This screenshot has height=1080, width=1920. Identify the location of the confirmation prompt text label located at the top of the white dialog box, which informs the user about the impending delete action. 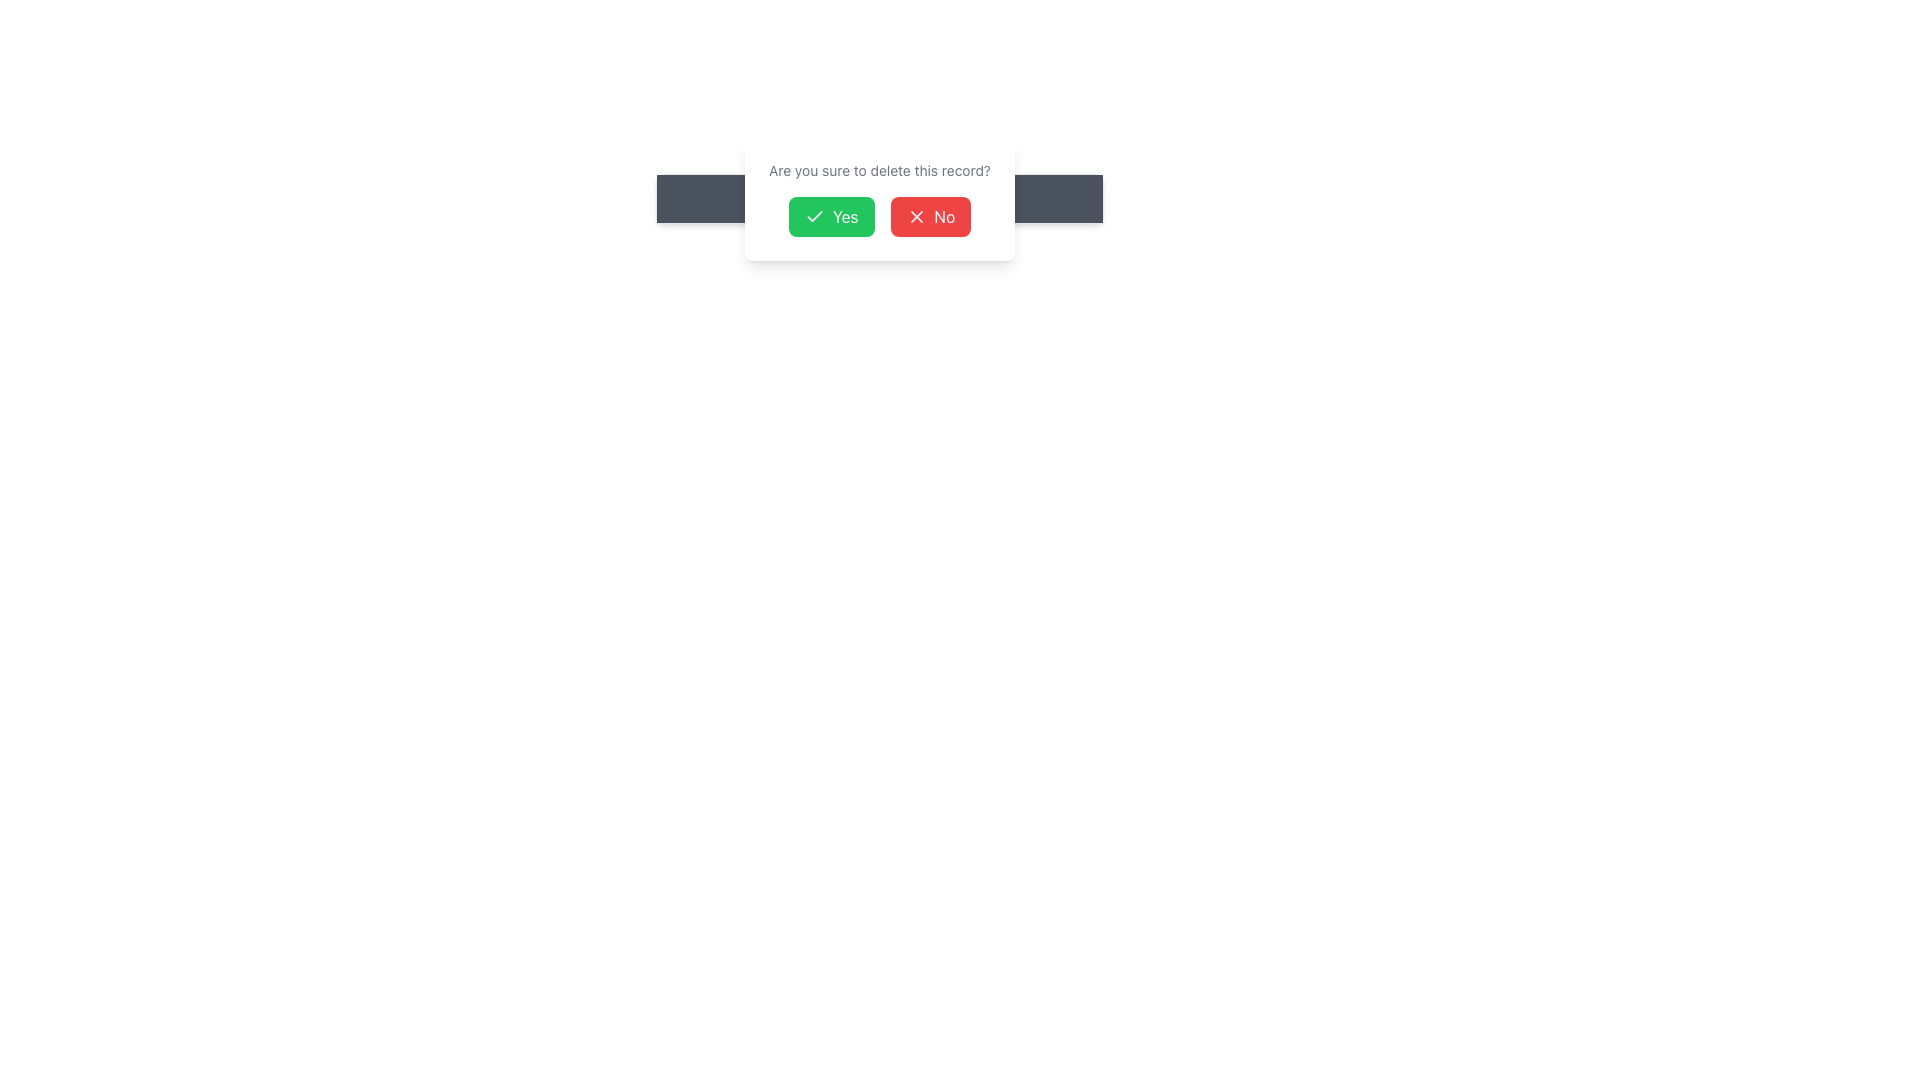
(879, 169).